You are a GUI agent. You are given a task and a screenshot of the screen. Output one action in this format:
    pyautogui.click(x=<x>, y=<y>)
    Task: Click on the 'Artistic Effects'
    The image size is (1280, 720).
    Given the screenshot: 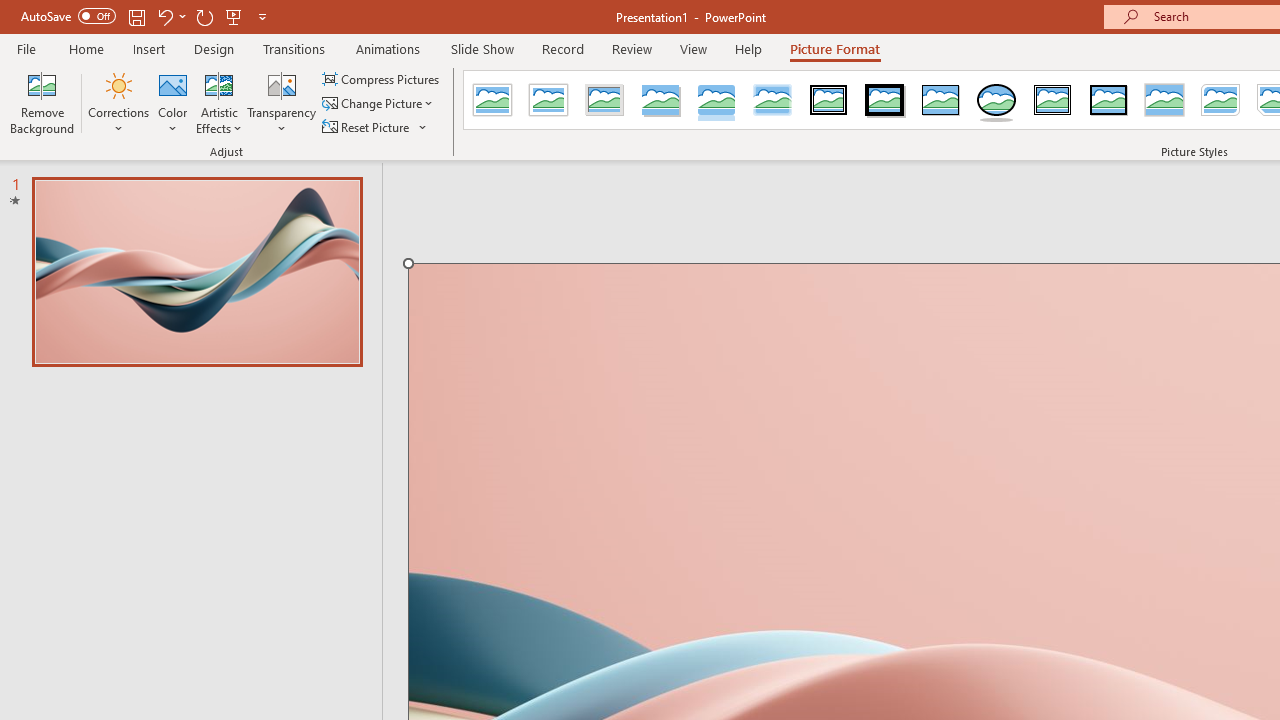 What is the action you would take?
    pyautogui.click(x=219, y=103)
    